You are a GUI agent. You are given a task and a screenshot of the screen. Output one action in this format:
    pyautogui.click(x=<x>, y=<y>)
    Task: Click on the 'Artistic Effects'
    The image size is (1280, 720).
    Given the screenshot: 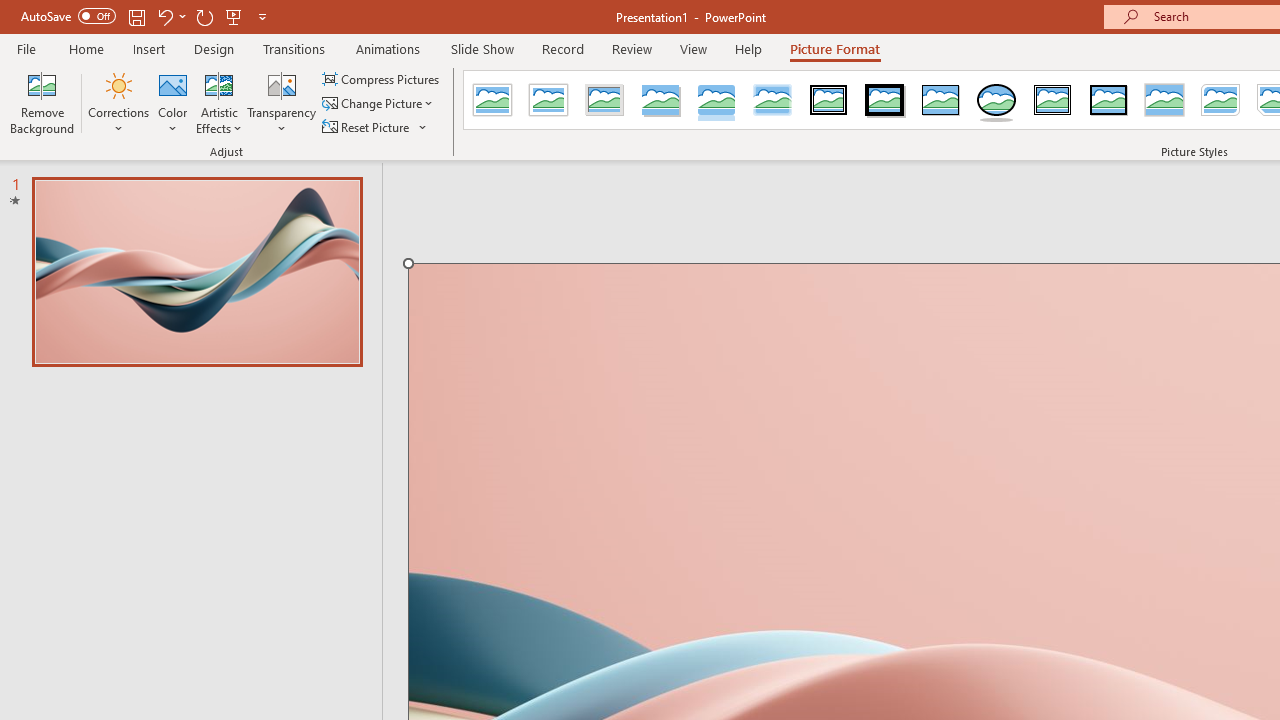 What is the action you would take?
    pyautogui.click(x=219, y=103)
    